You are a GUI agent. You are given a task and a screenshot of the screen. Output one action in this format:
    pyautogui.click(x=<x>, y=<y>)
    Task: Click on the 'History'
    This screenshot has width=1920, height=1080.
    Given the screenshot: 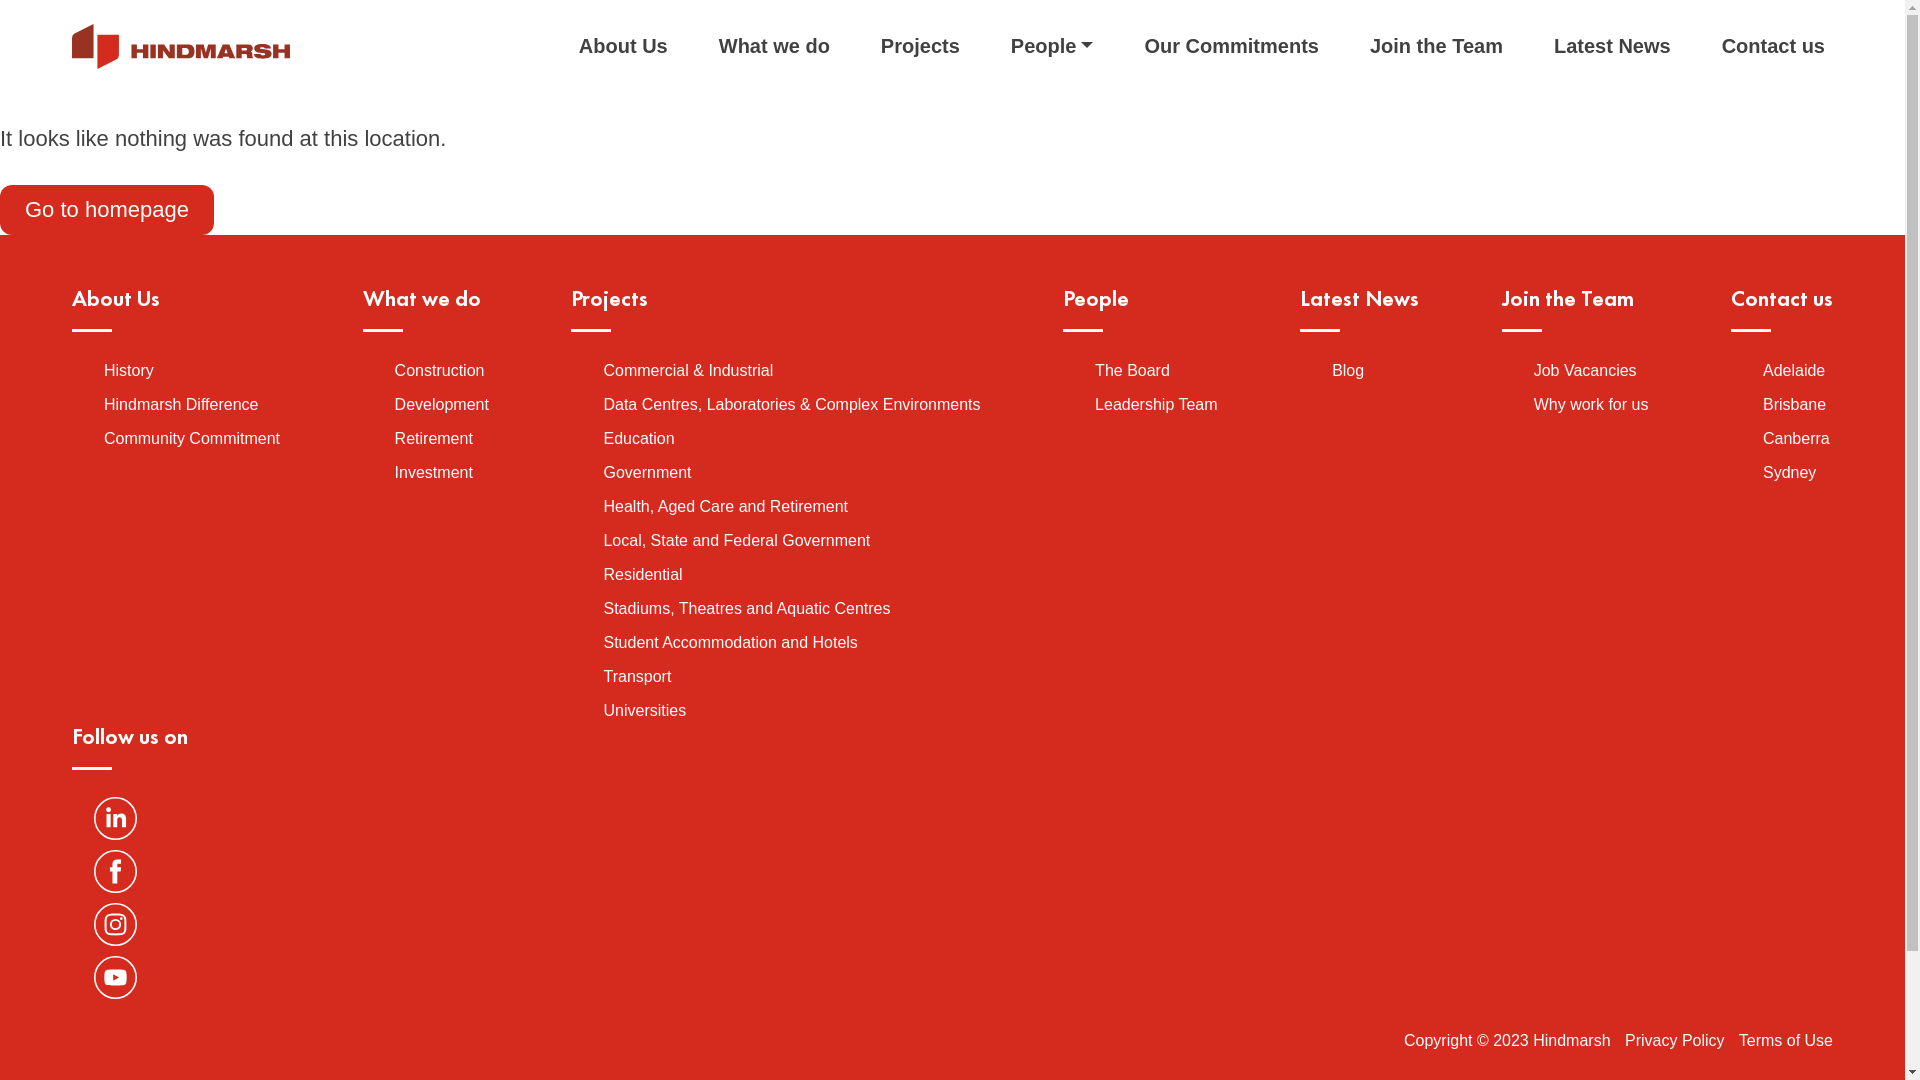 What is the action you would take?
    pyautogui.click(x=128, y=370)
    